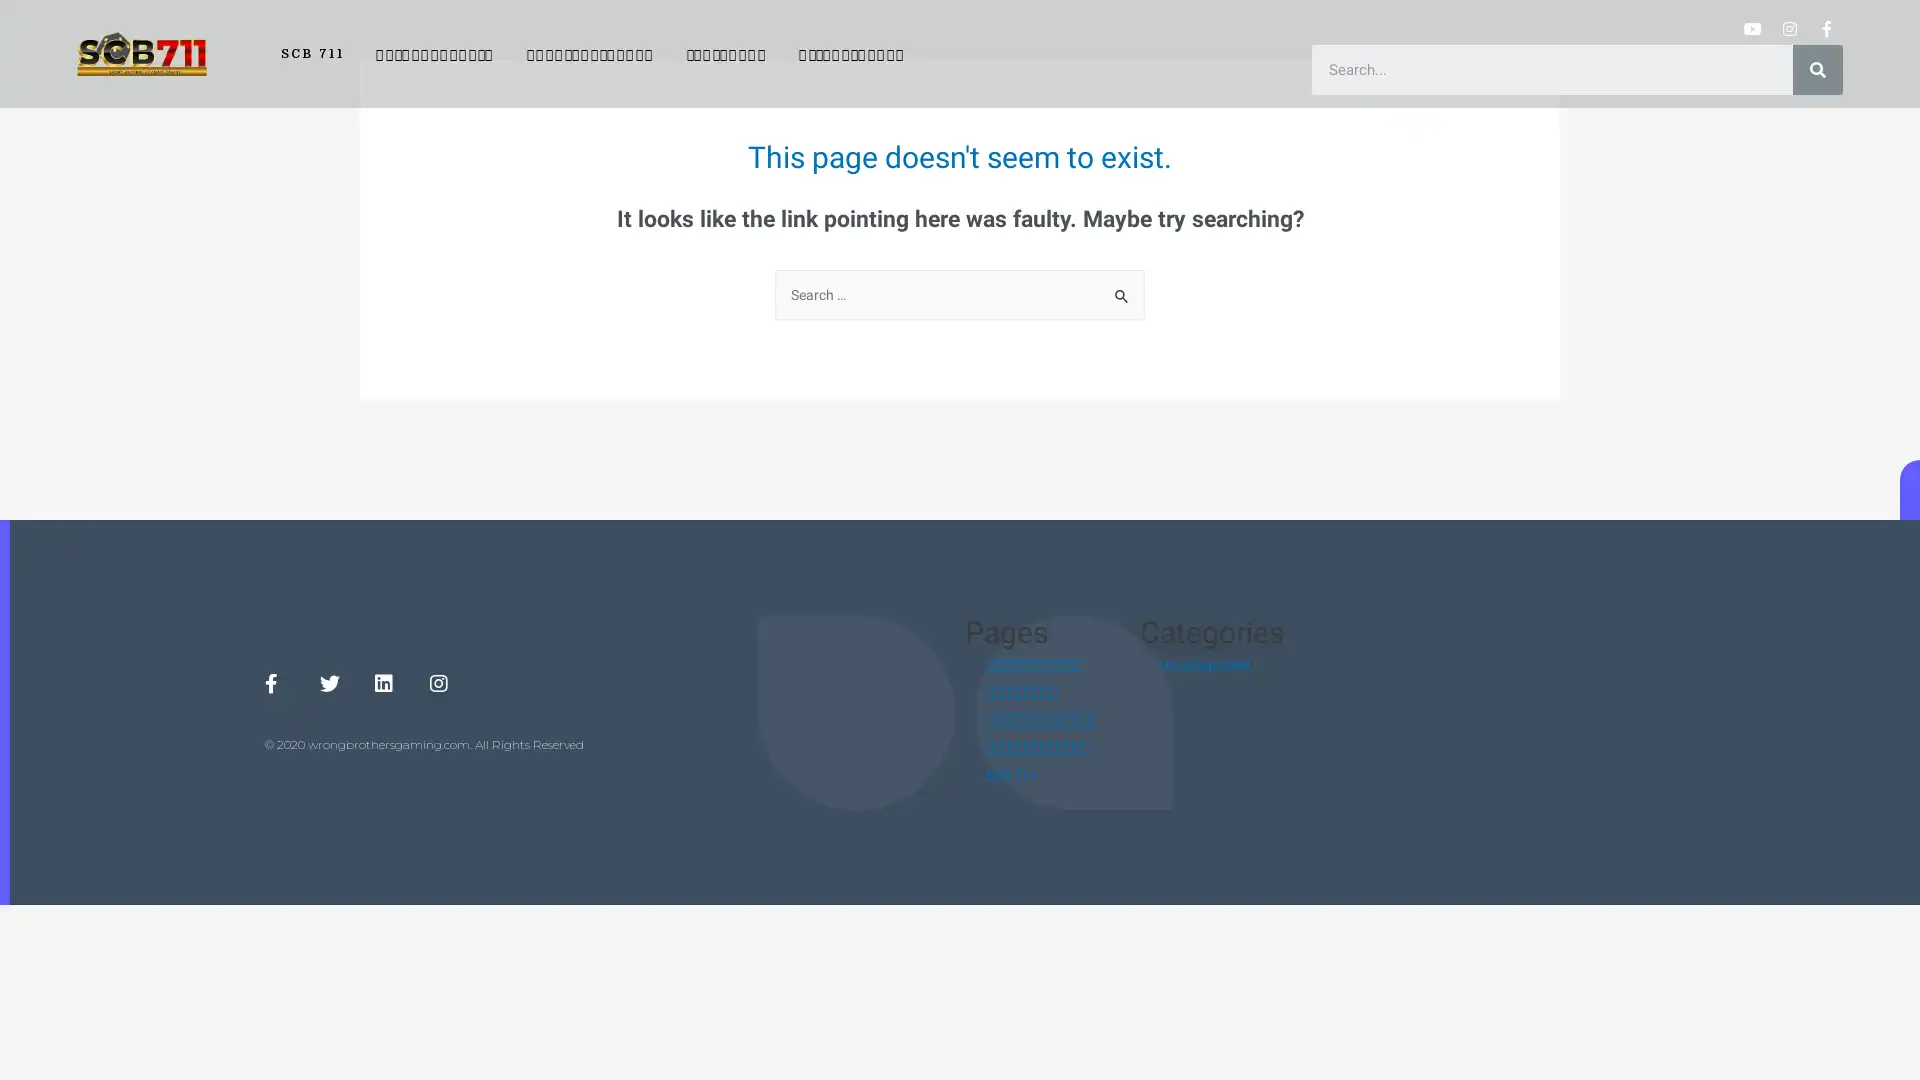  I want to click on Search, so click(1122, 290).